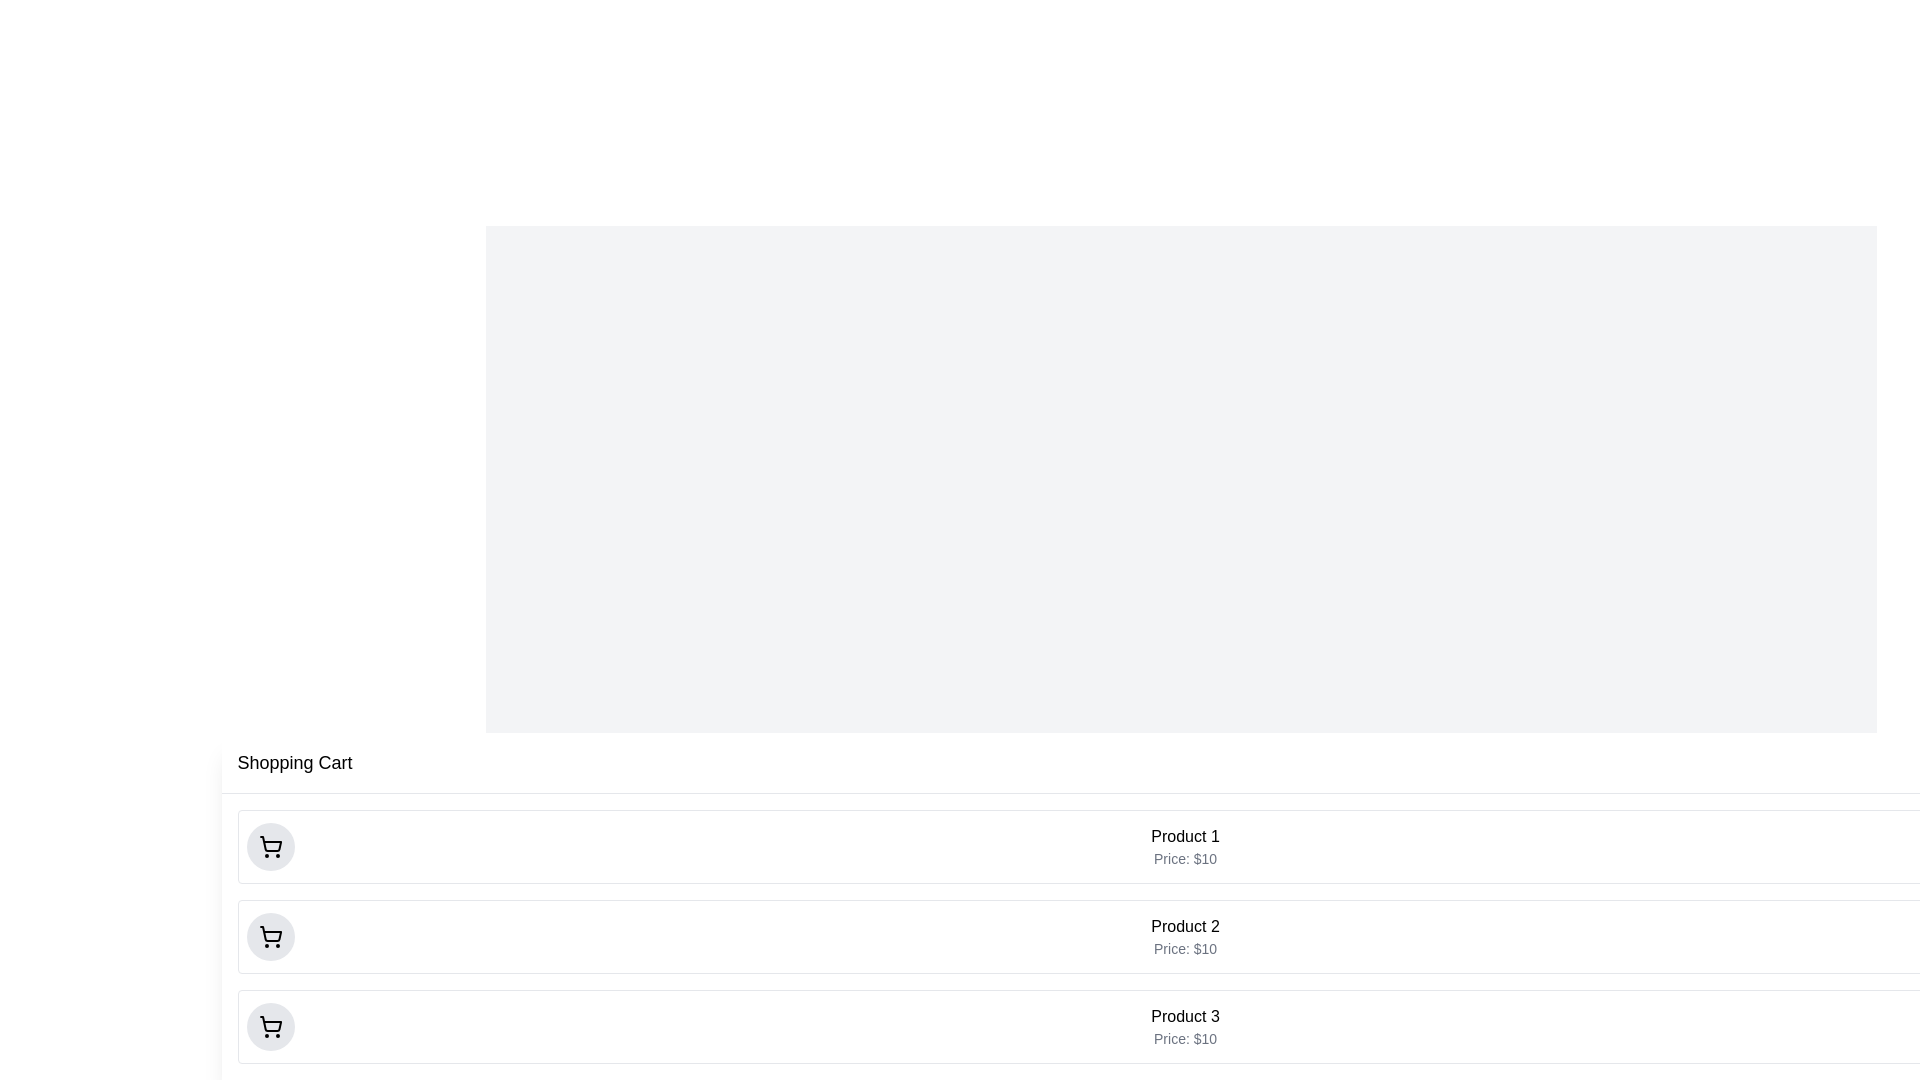  Describe the element at coordinates (269, 847) in the screenshot. I see `the shopping cart icon associated with 'Product 1' in the product details row` at that location.